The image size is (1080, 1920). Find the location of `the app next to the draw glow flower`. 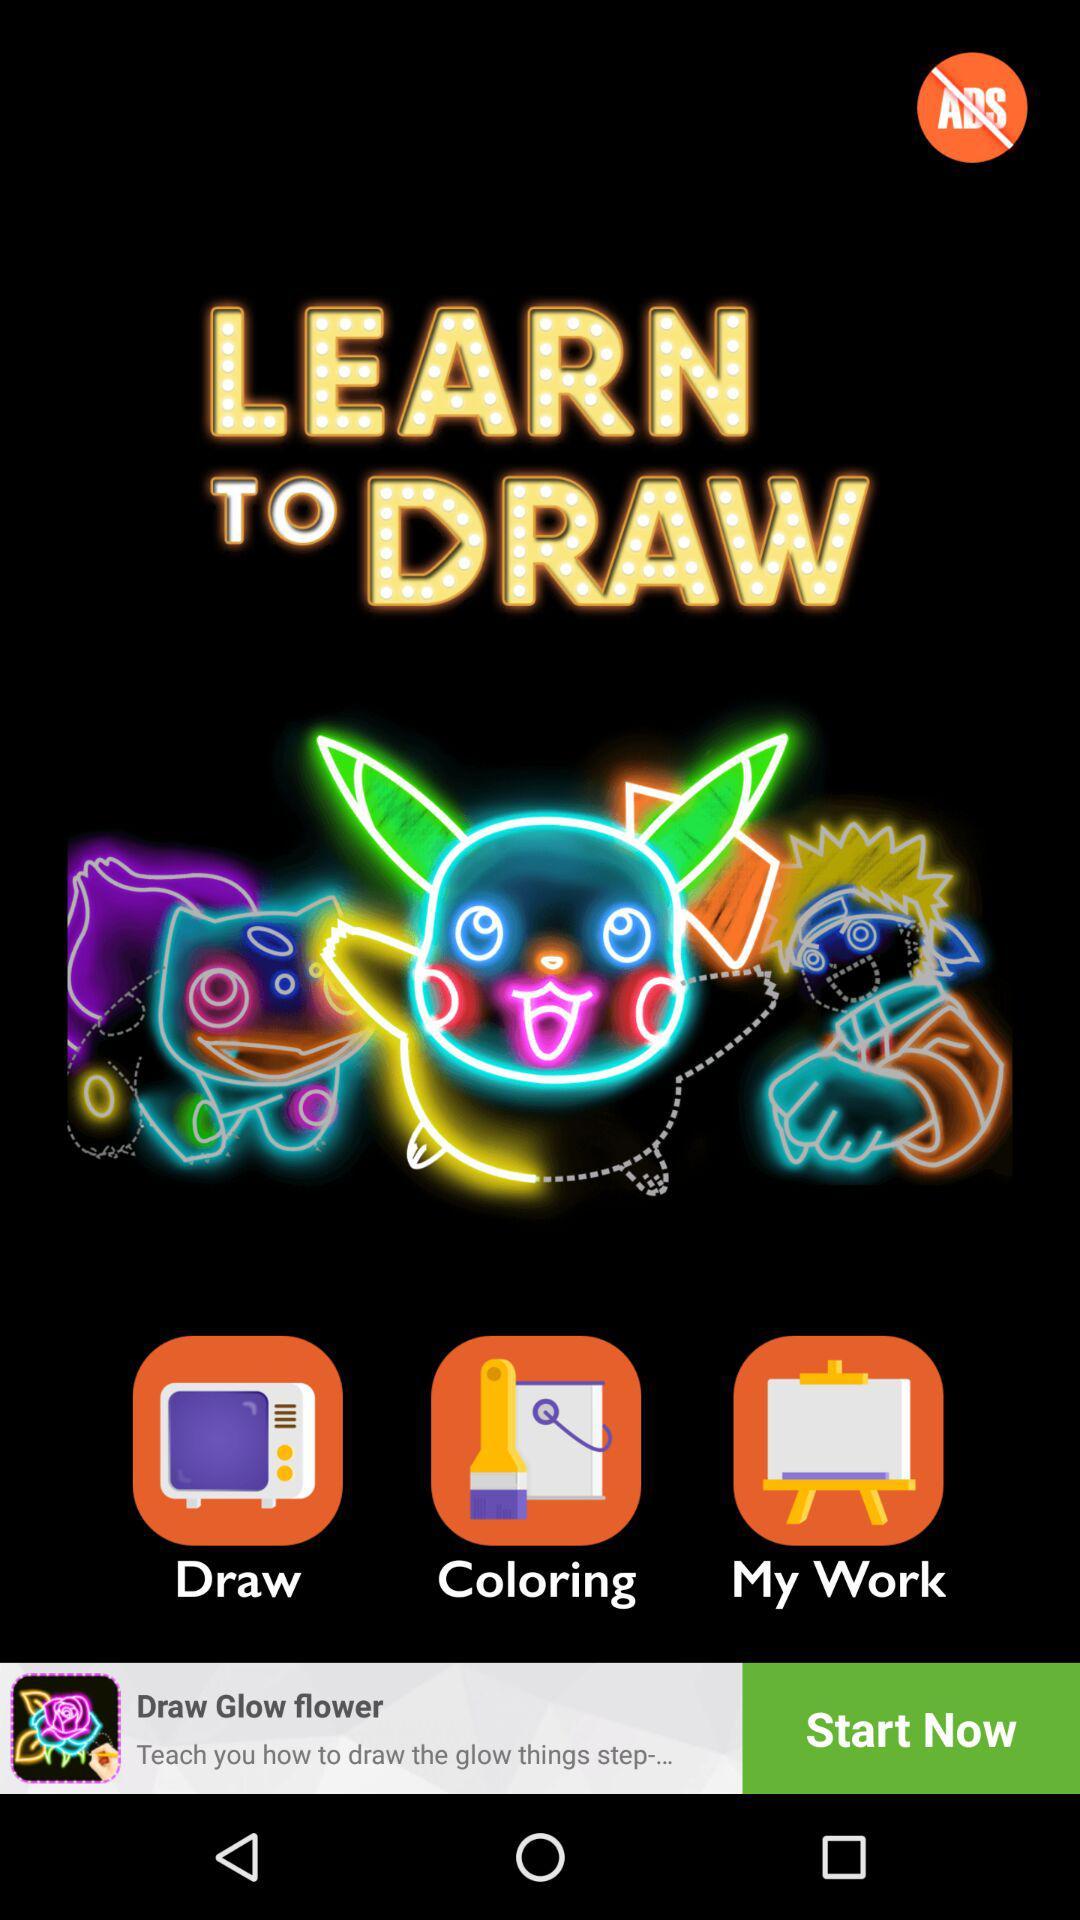

the app next to the draw glow flower is located at coordinates (911, 1727).